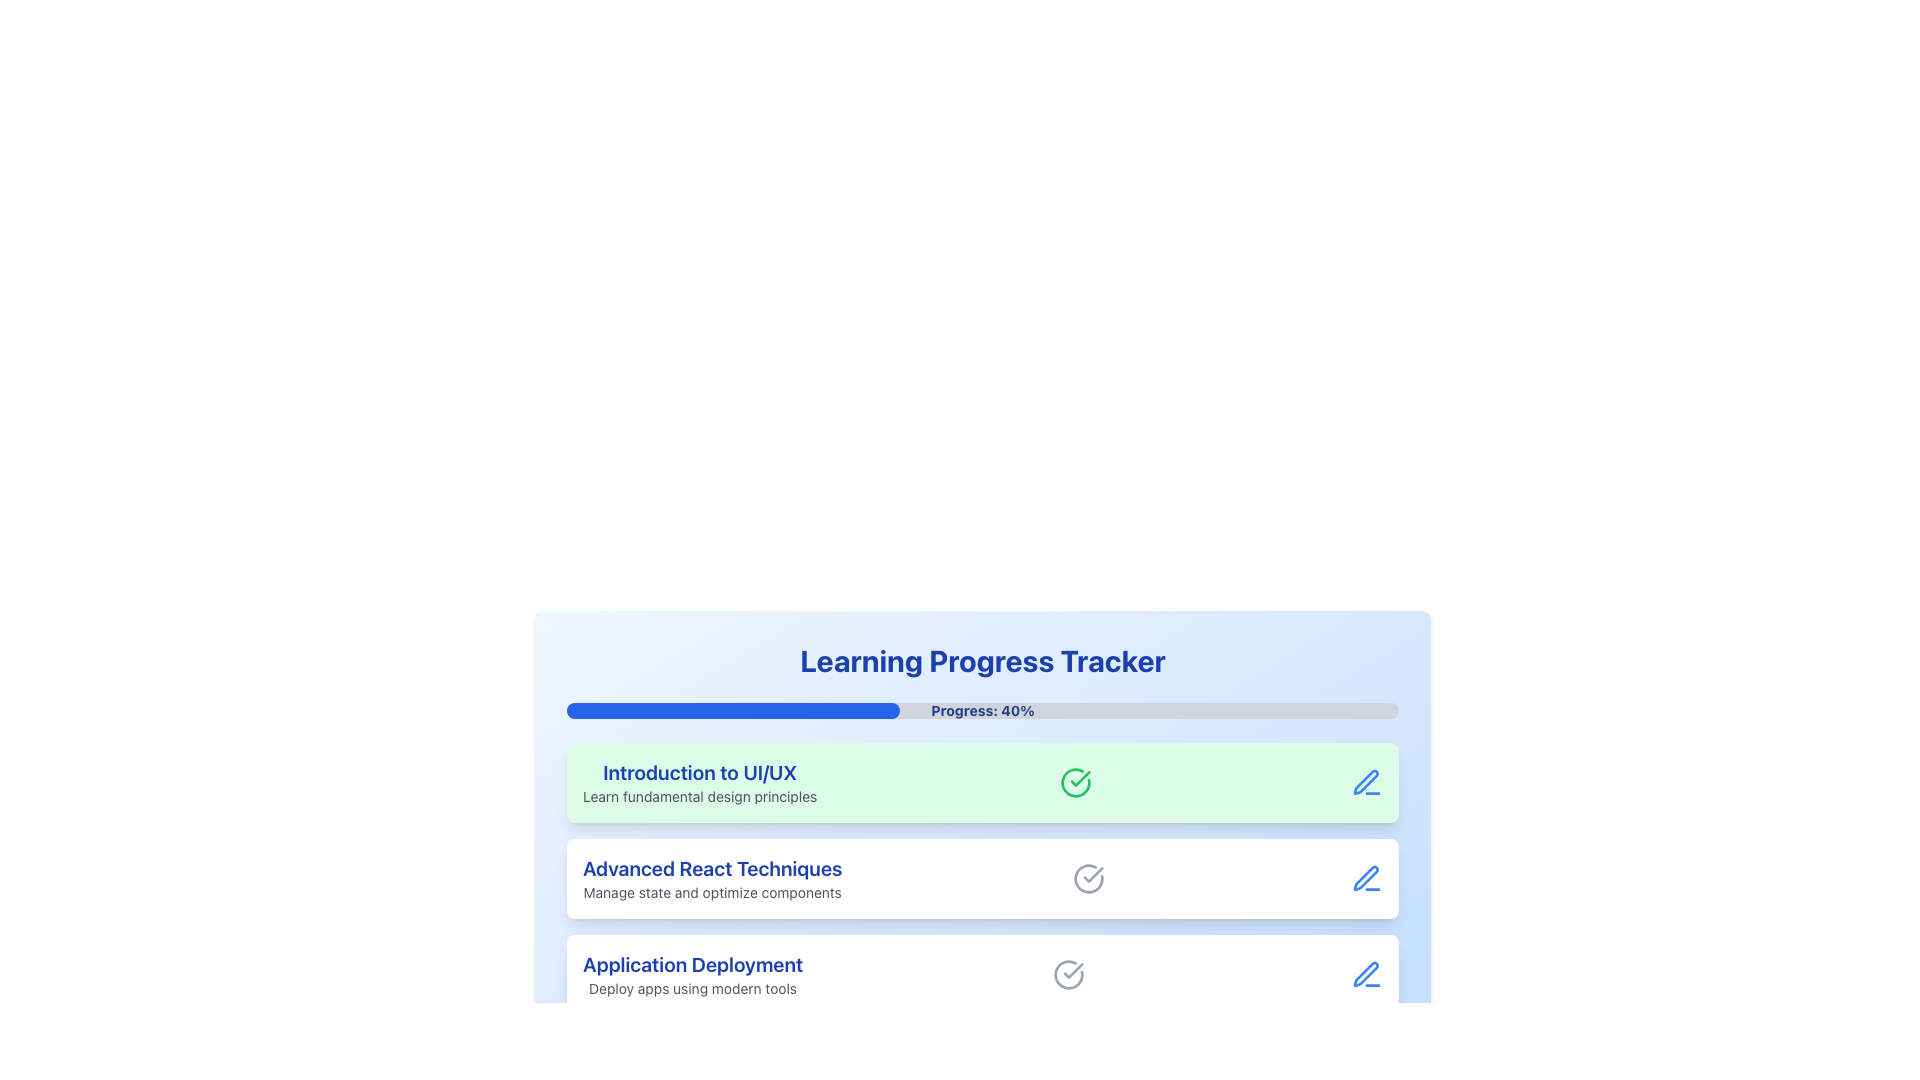  Describe the element at coordinates (983, 782) in the screenshot. I see `the task details of the 'Introduction to UI/UX' card, which is the first card in the vertical list below the 'Learning Progress Tracker' header` at that location.